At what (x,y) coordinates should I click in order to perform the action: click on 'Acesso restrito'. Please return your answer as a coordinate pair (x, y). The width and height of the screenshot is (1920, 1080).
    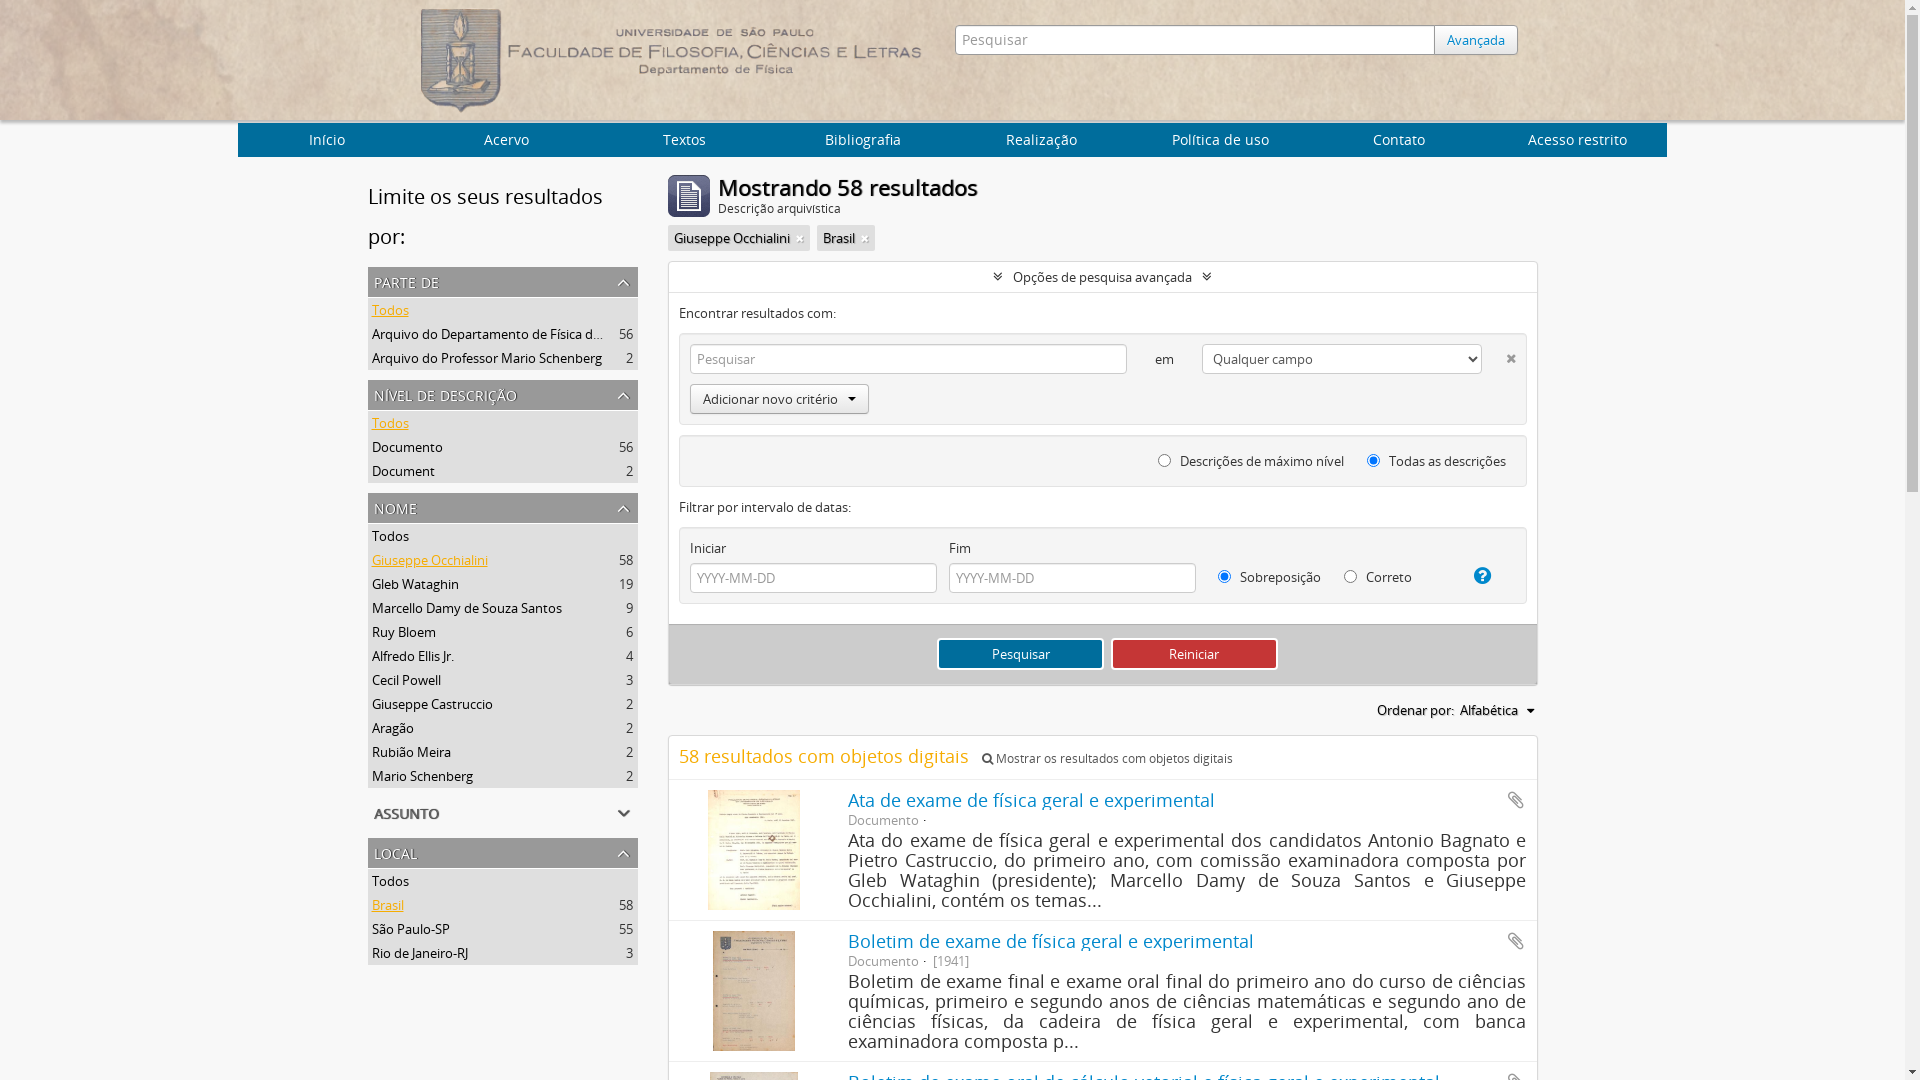
    Looking at the image, I should click on (1576, 138).